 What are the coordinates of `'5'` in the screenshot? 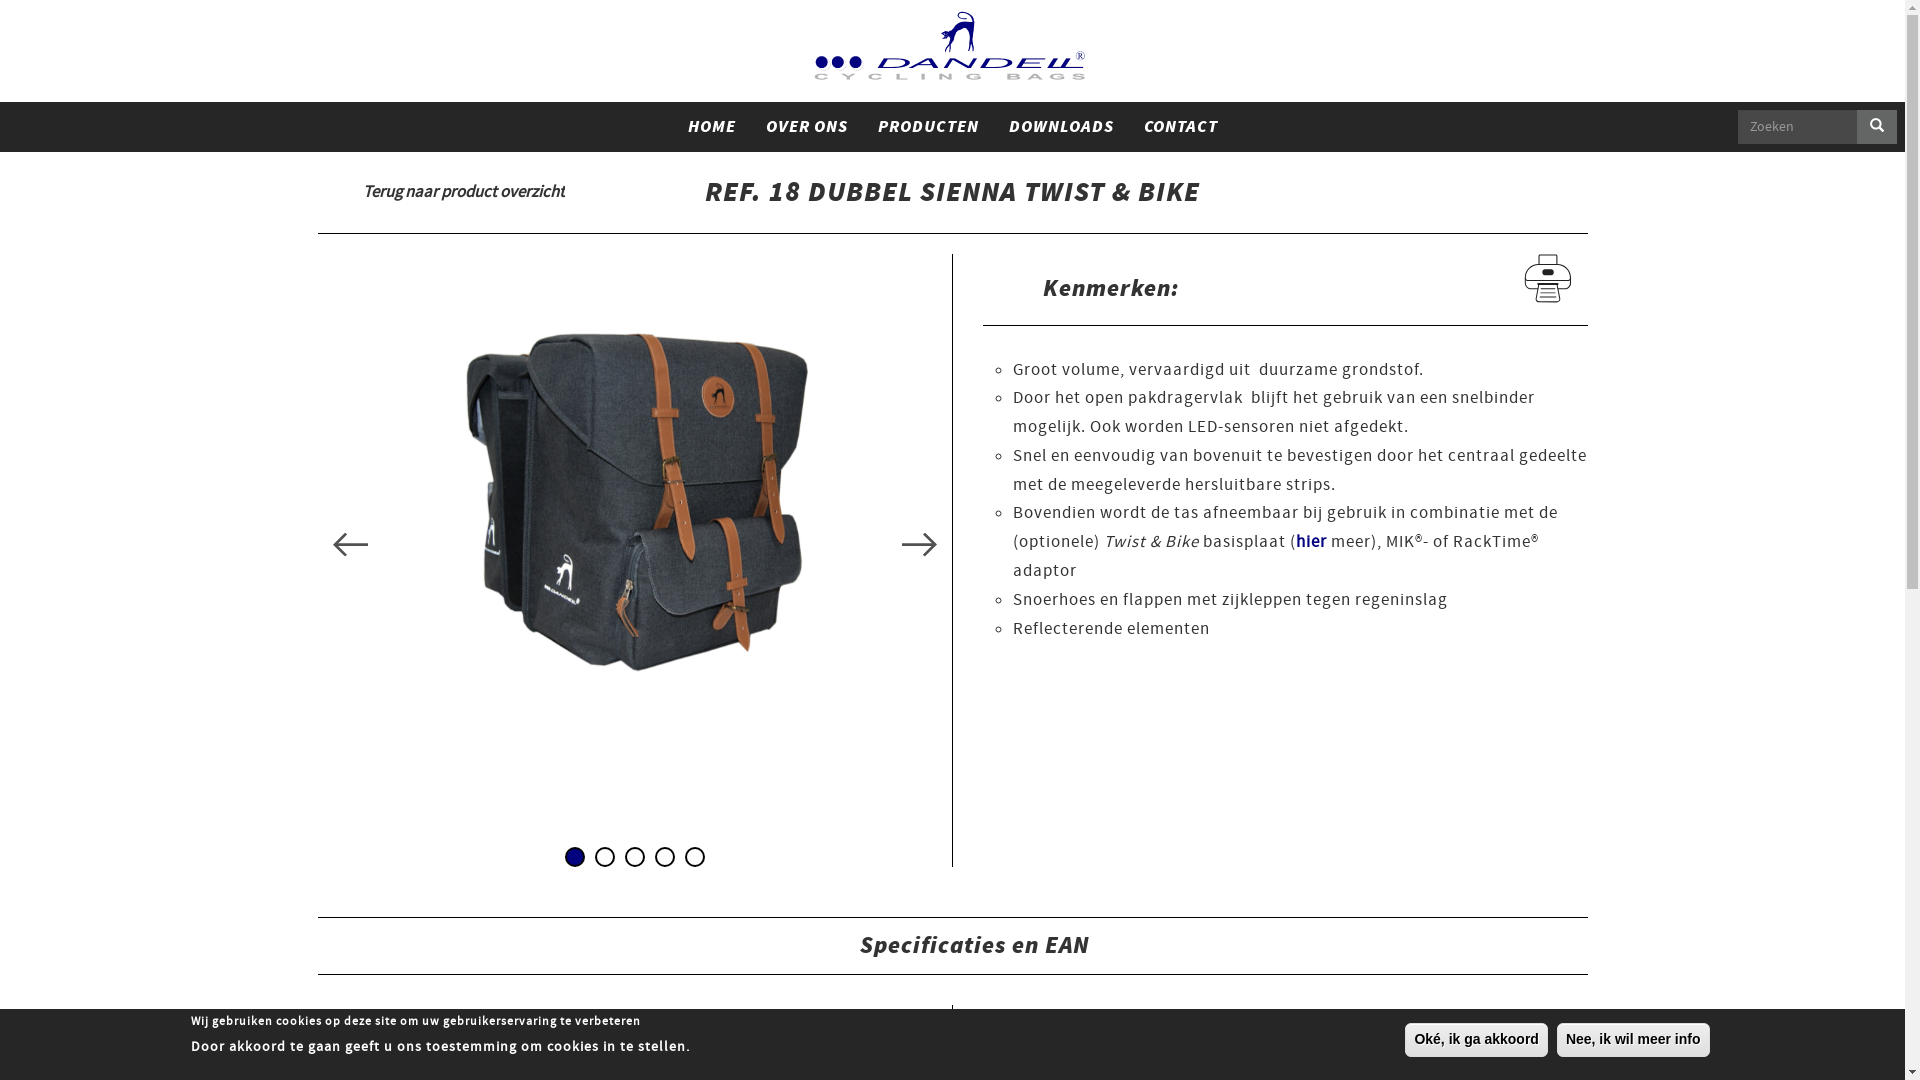 It's located at (694, 855).